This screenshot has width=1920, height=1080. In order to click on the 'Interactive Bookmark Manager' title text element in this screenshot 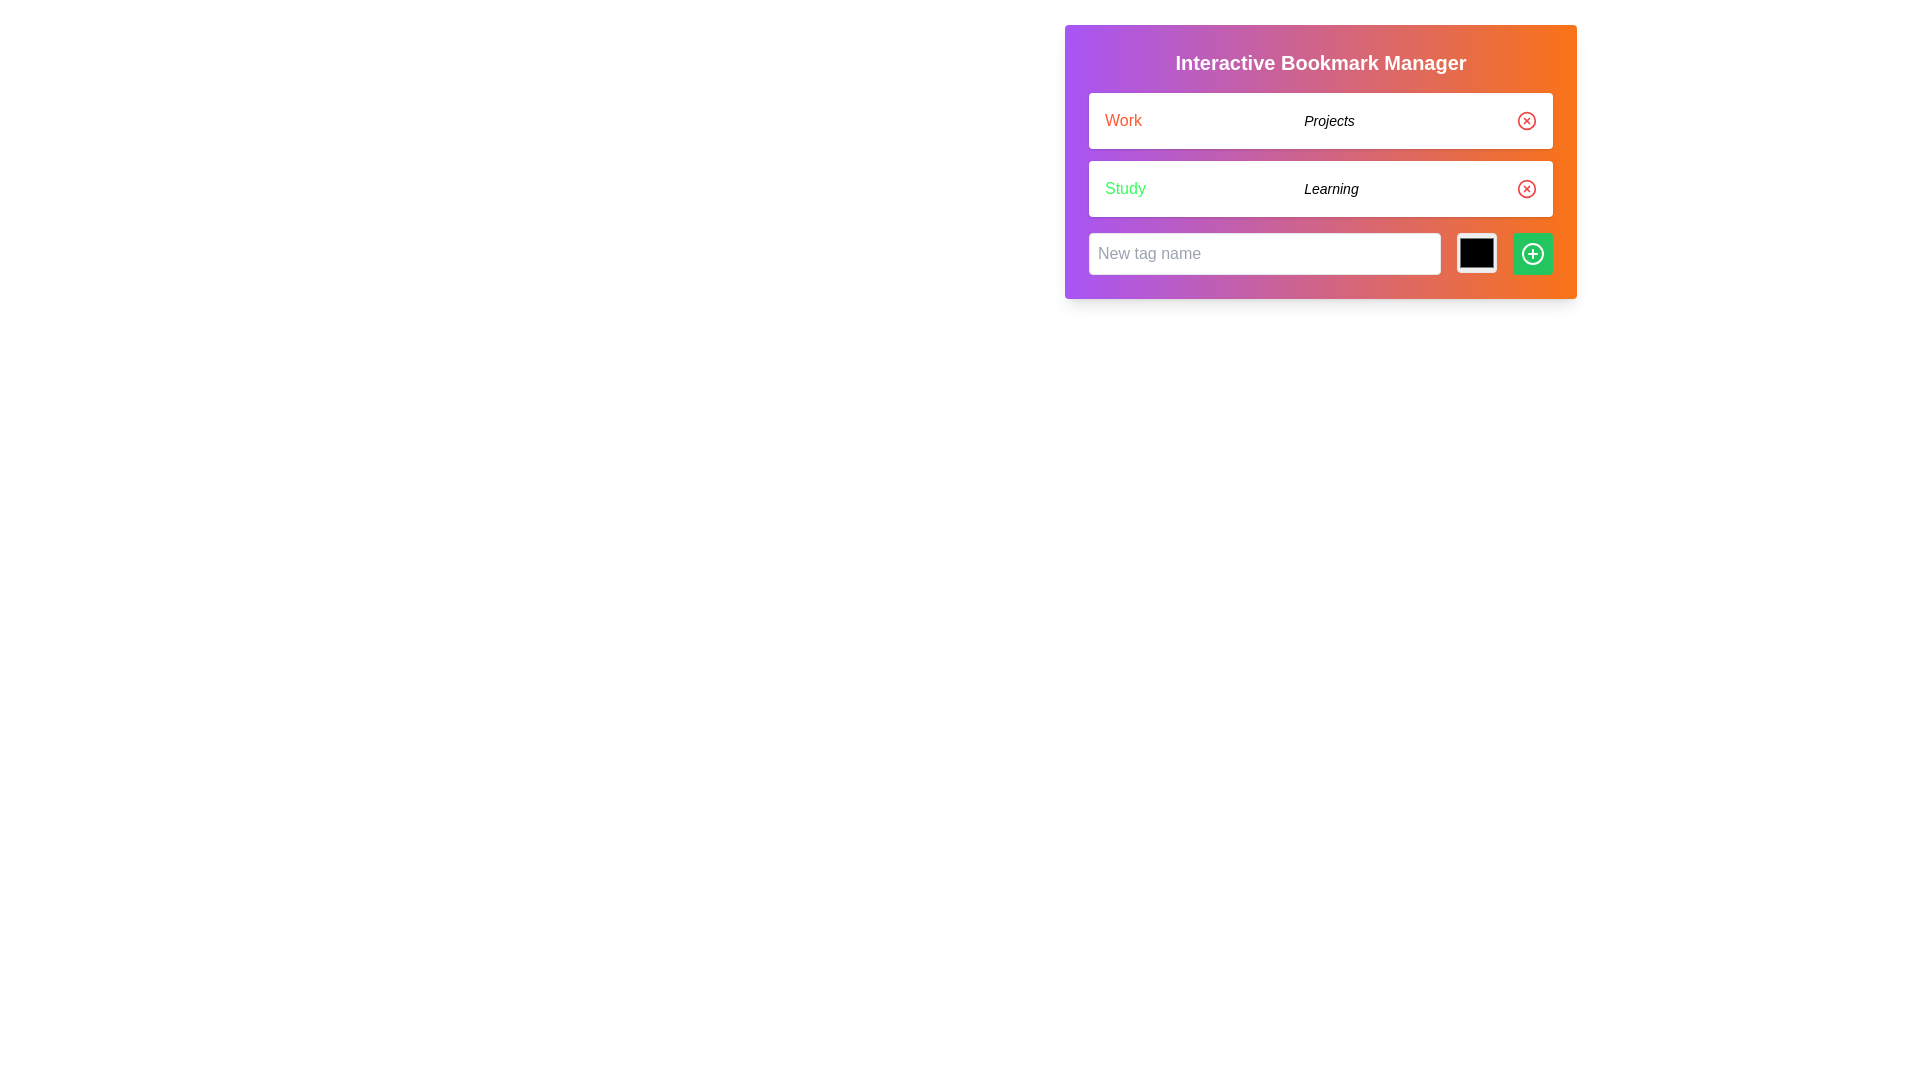, I will do `click(1320, 61)`.